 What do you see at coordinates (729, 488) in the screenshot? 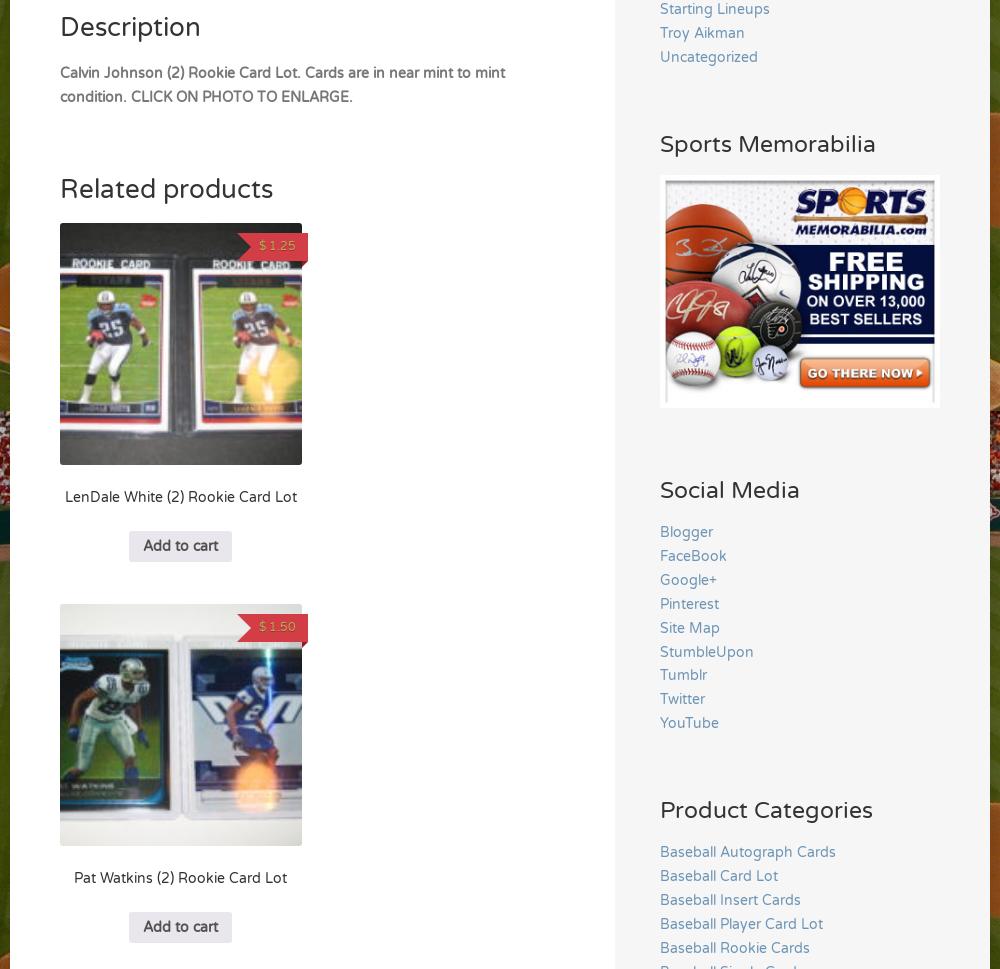
I see `'Social Media'` at bounding box center [729, 488].